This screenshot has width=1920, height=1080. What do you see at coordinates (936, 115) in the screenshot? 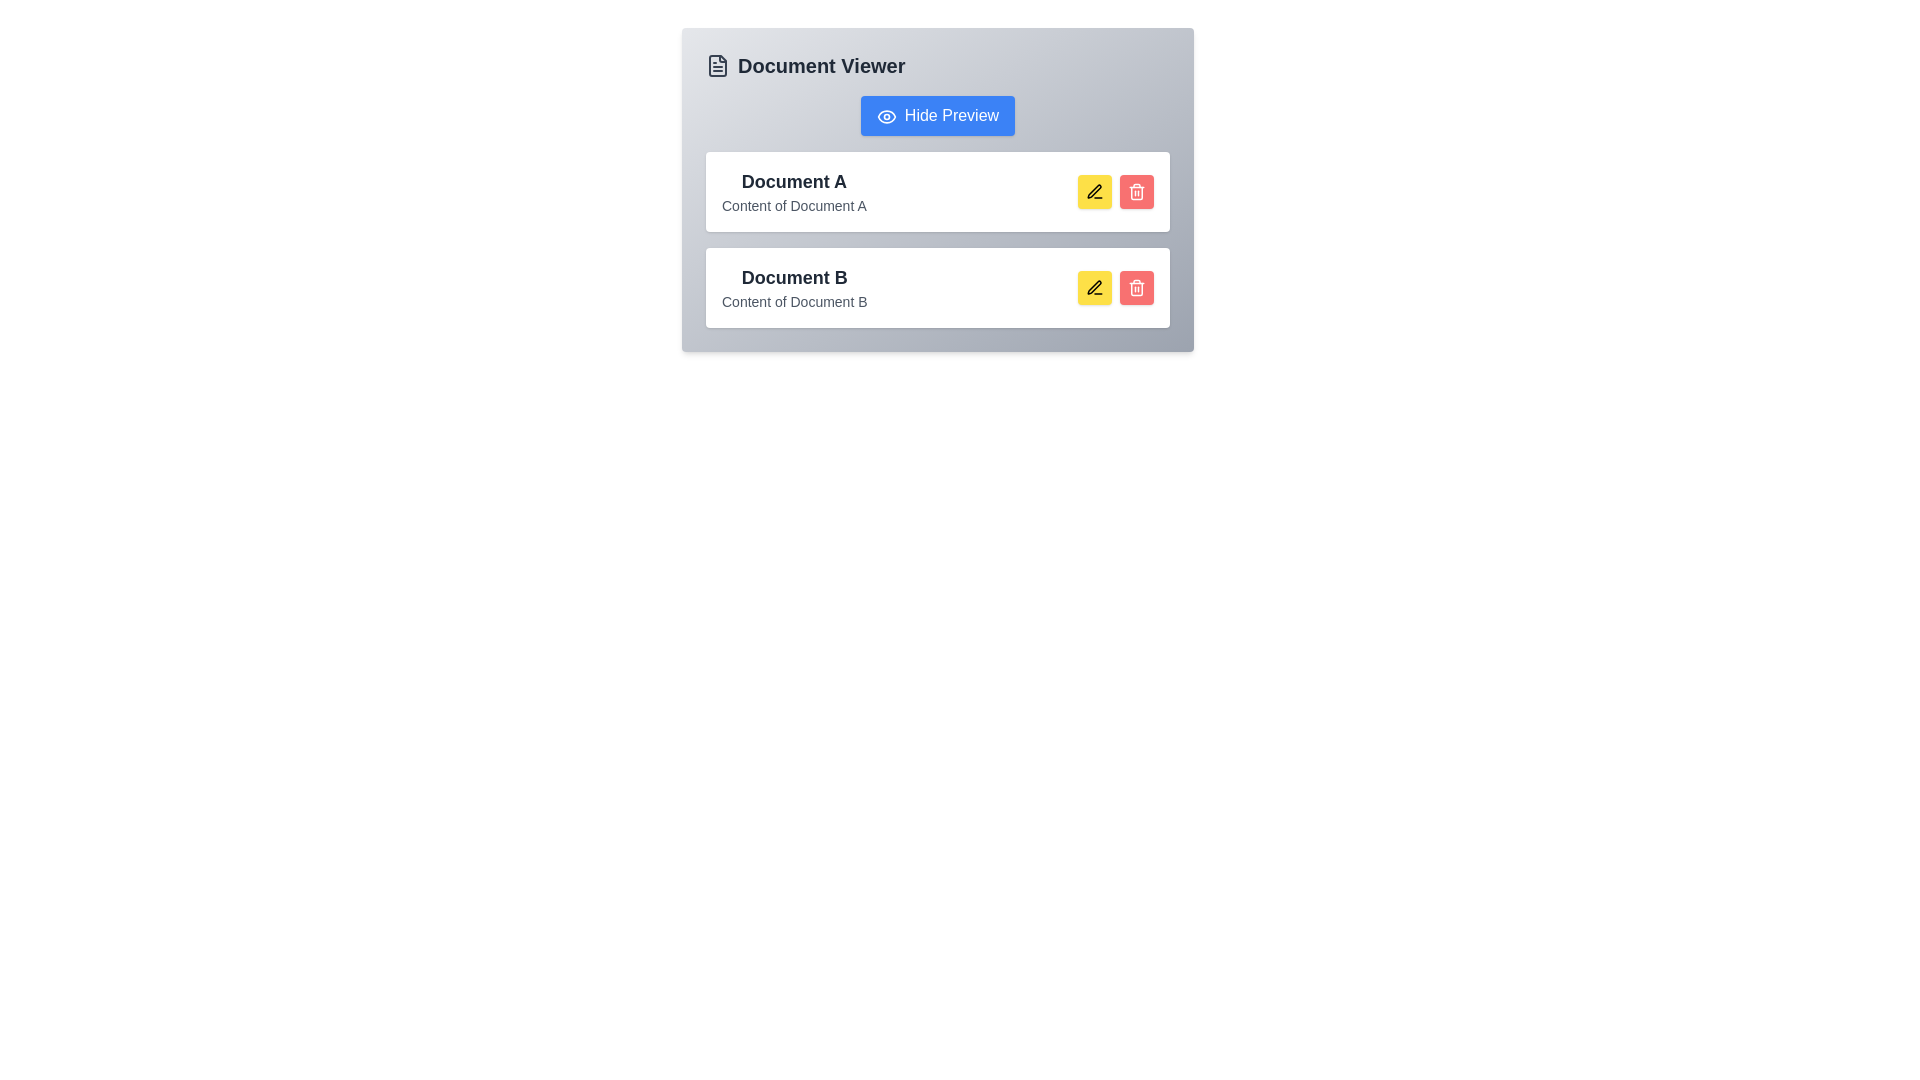
I see `the rectangular button with rounded corners, blue background, and white text that reads 'Hide Preview'` at bounding box center [936, 115].